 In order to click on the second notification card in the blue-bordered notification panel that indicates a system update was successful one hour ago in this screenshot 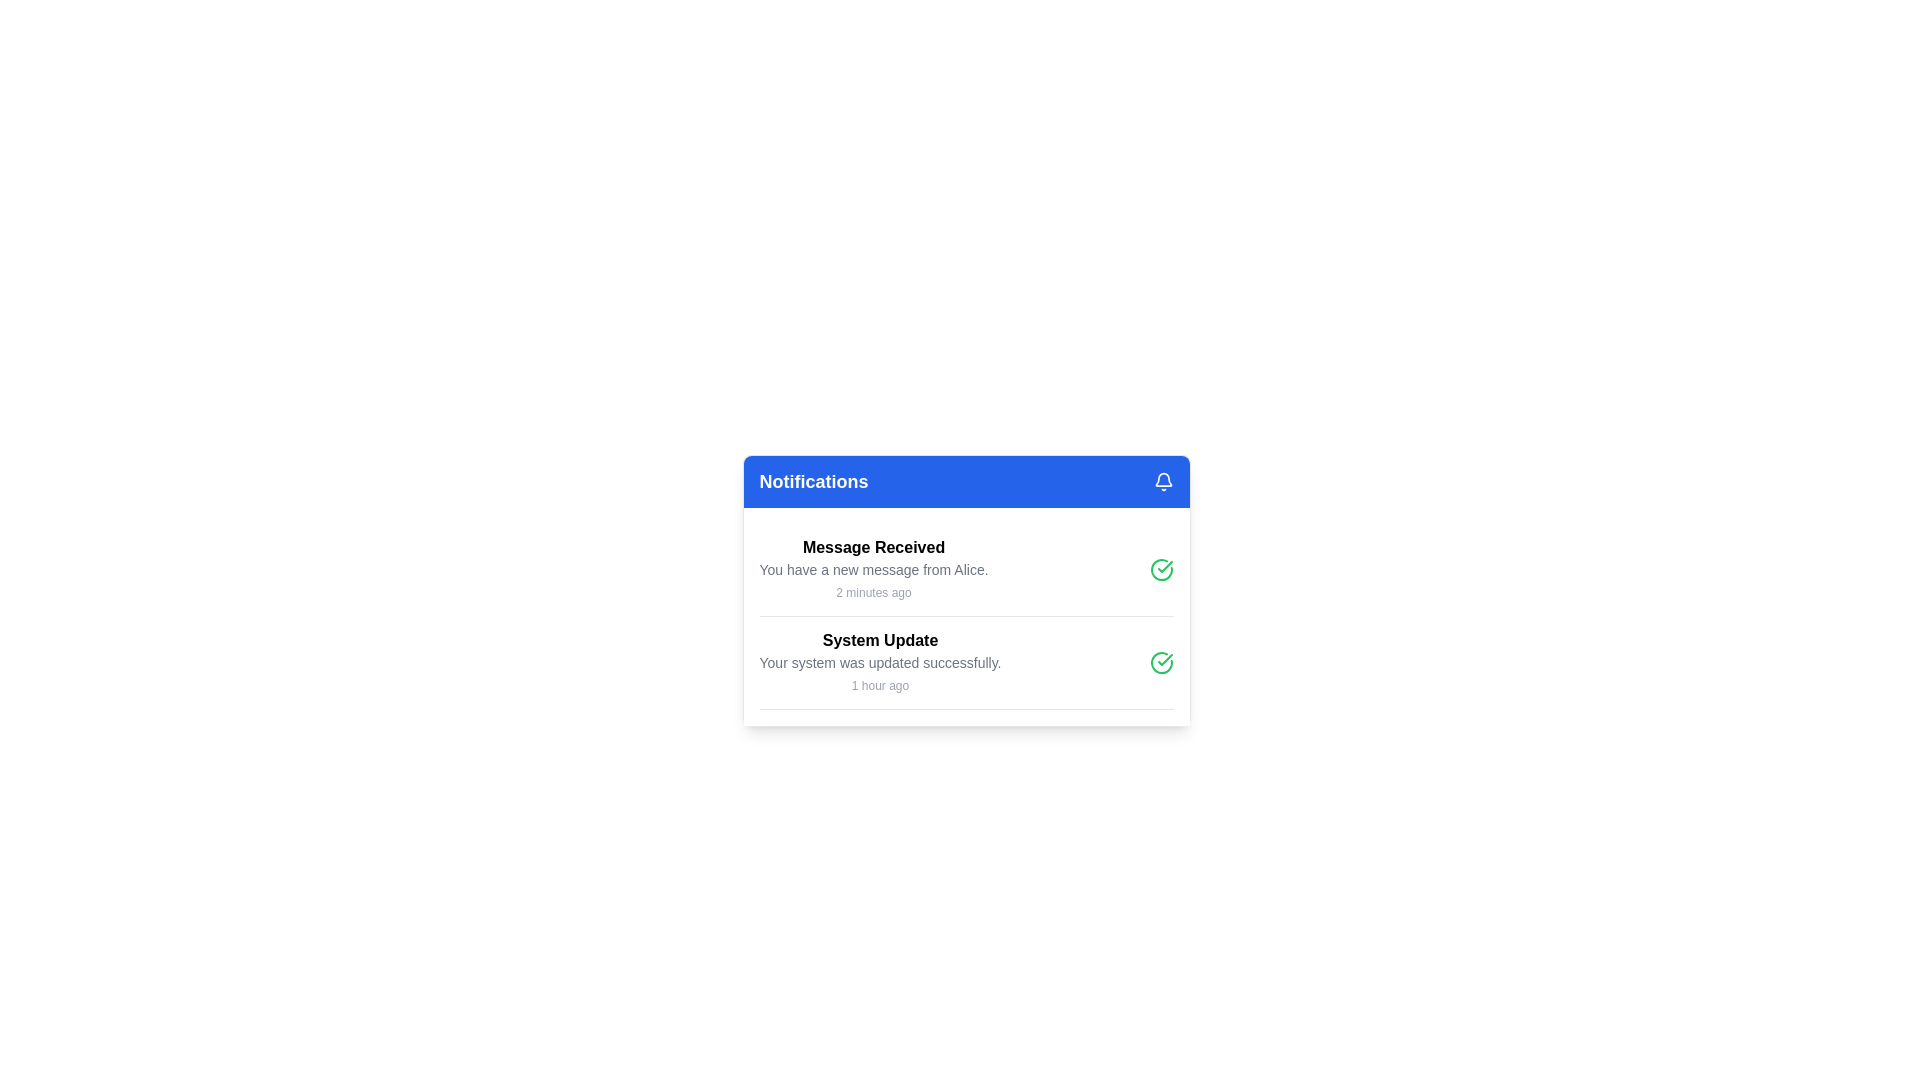, I will do `click(880, 663)`.